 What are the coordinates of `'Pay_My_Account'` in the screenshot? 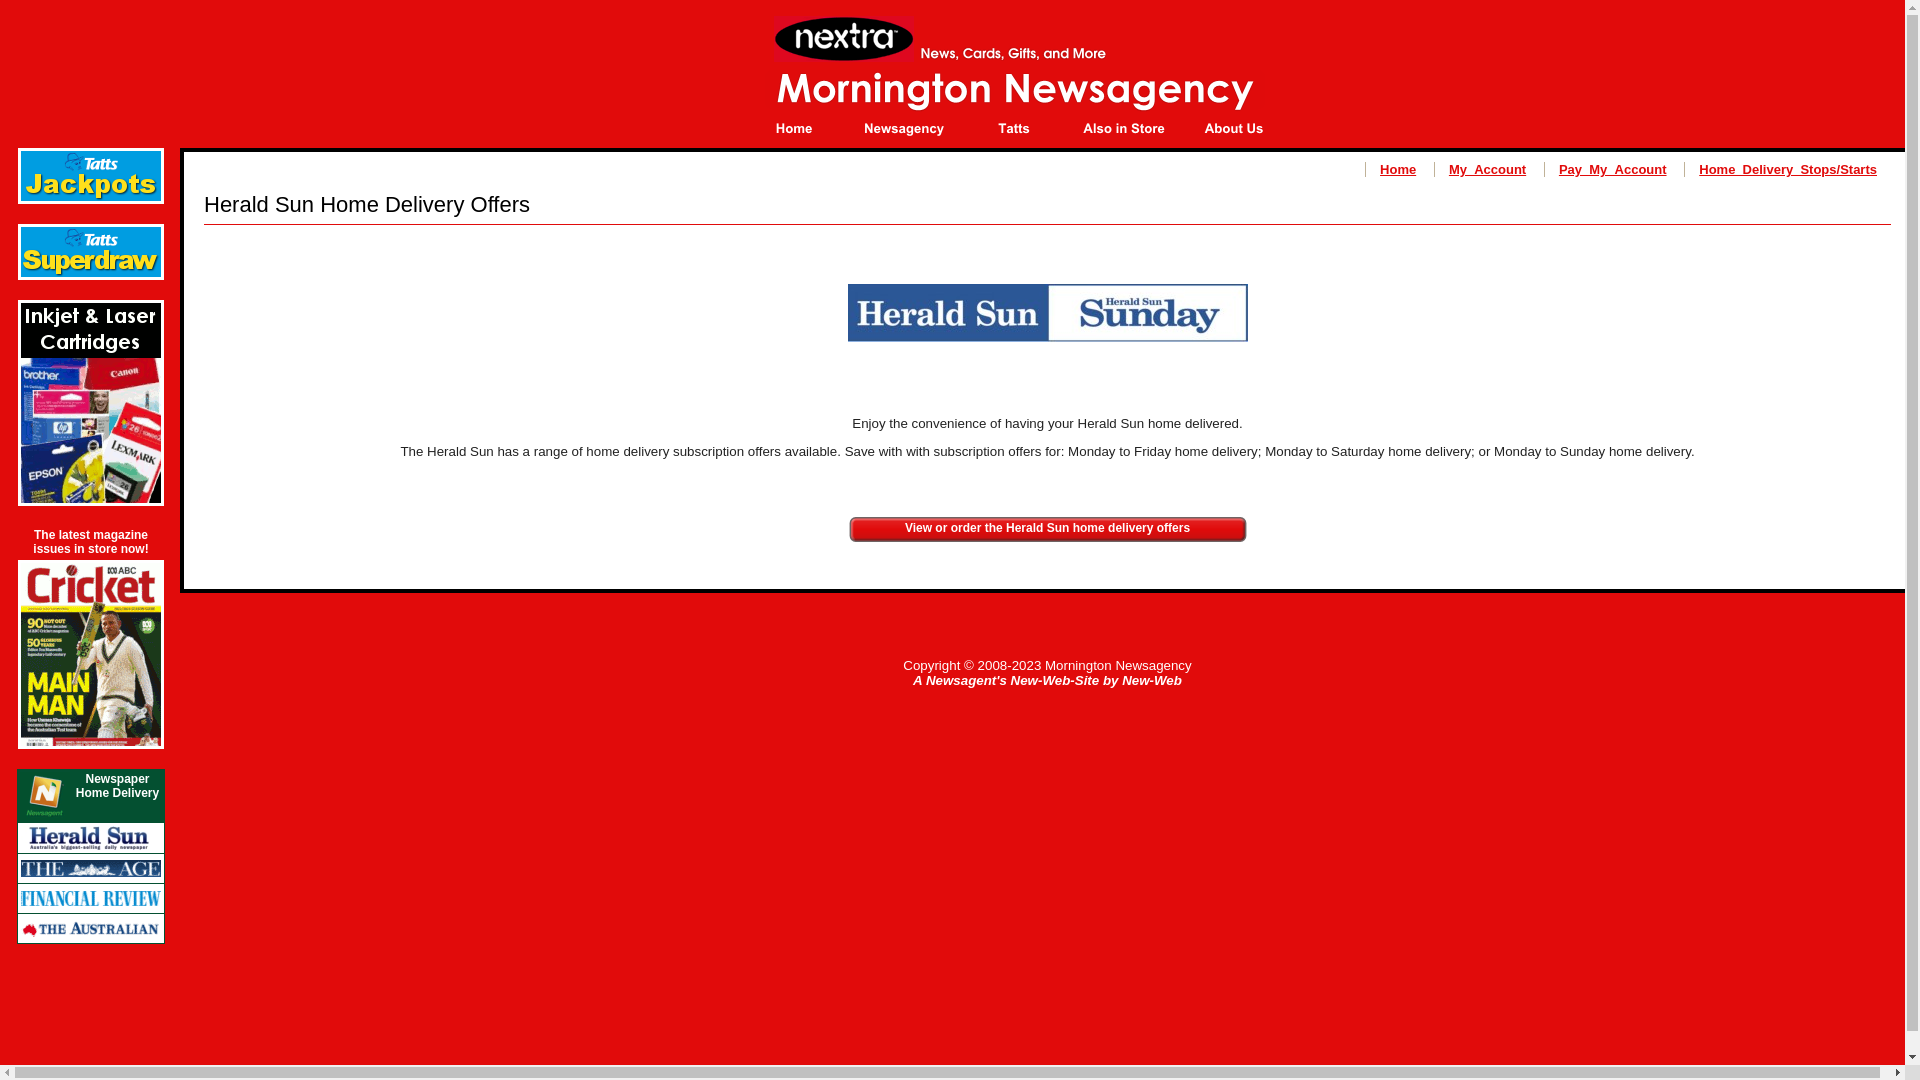 It's located at (1612, 168).